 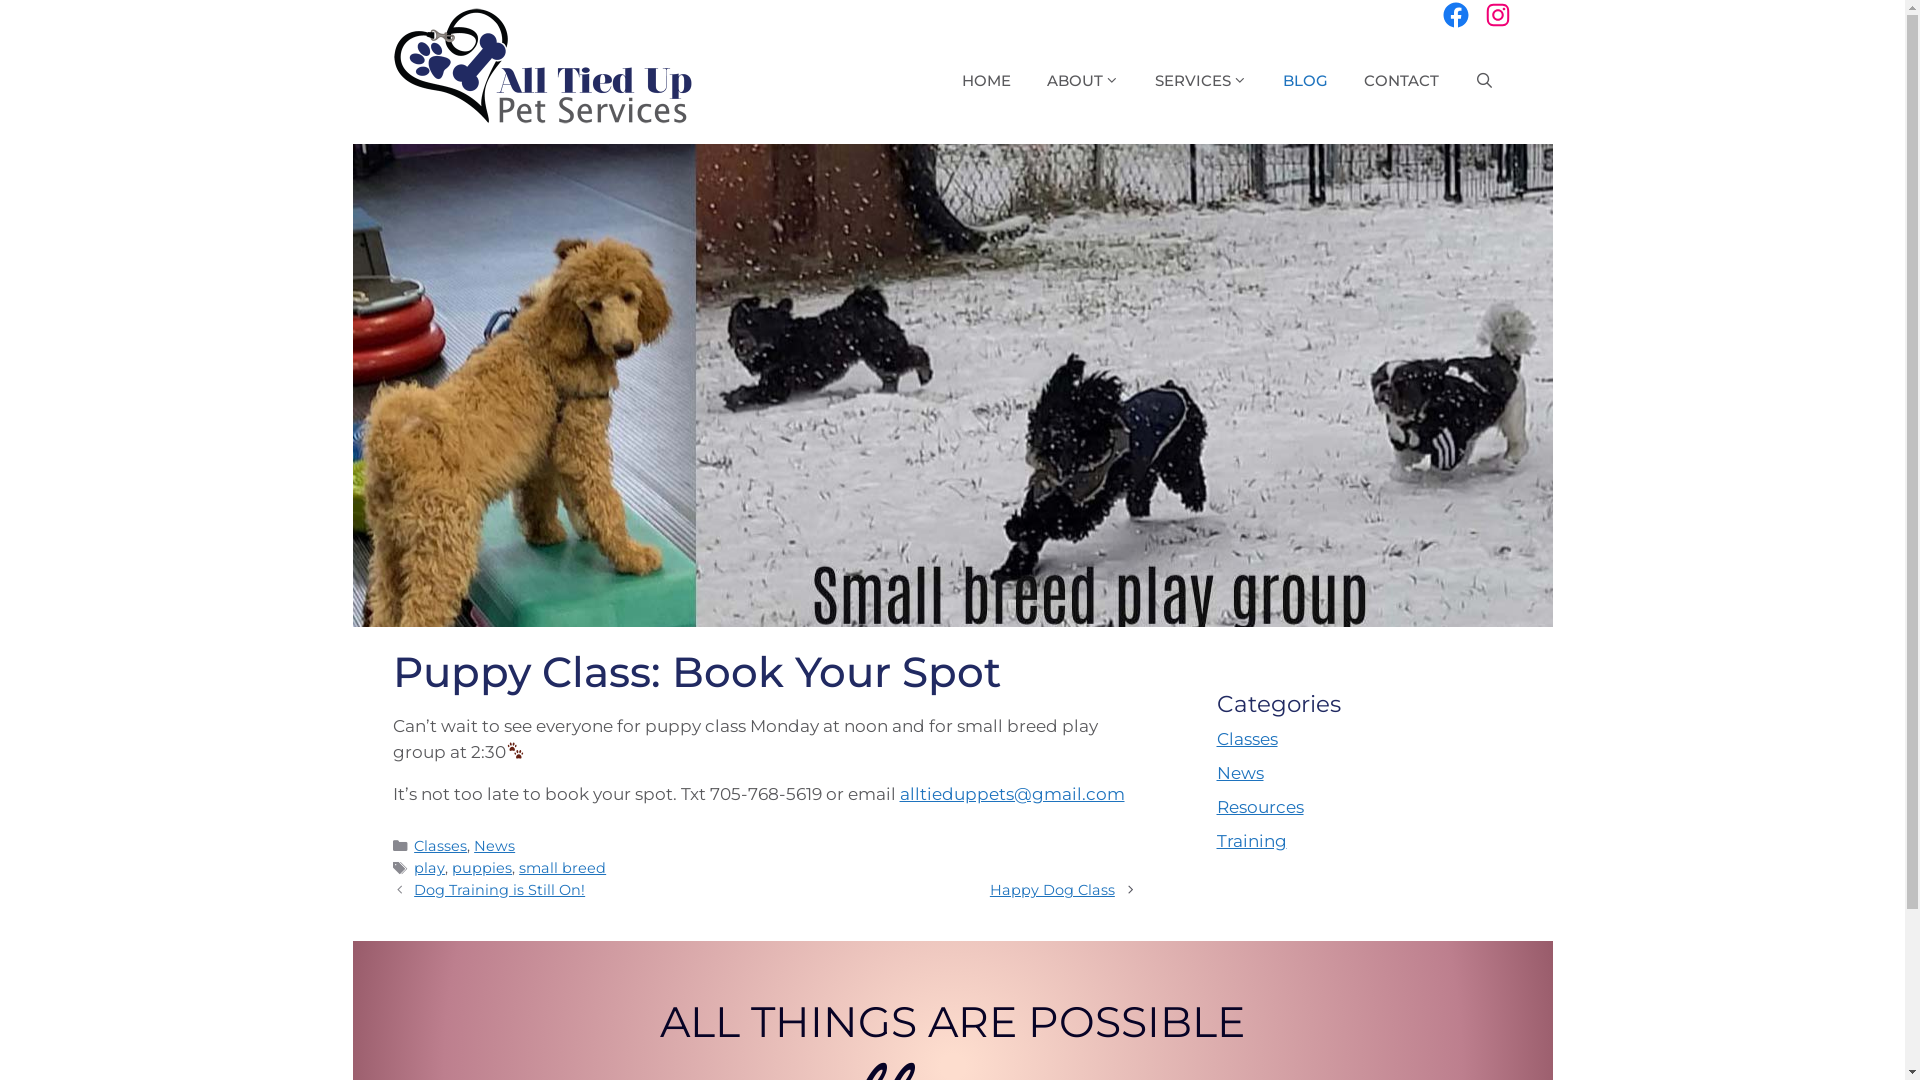 What do you see at coordinates (986, 80) in the screenshot?
I see `'HOME'` at bounding box center [986, 80].